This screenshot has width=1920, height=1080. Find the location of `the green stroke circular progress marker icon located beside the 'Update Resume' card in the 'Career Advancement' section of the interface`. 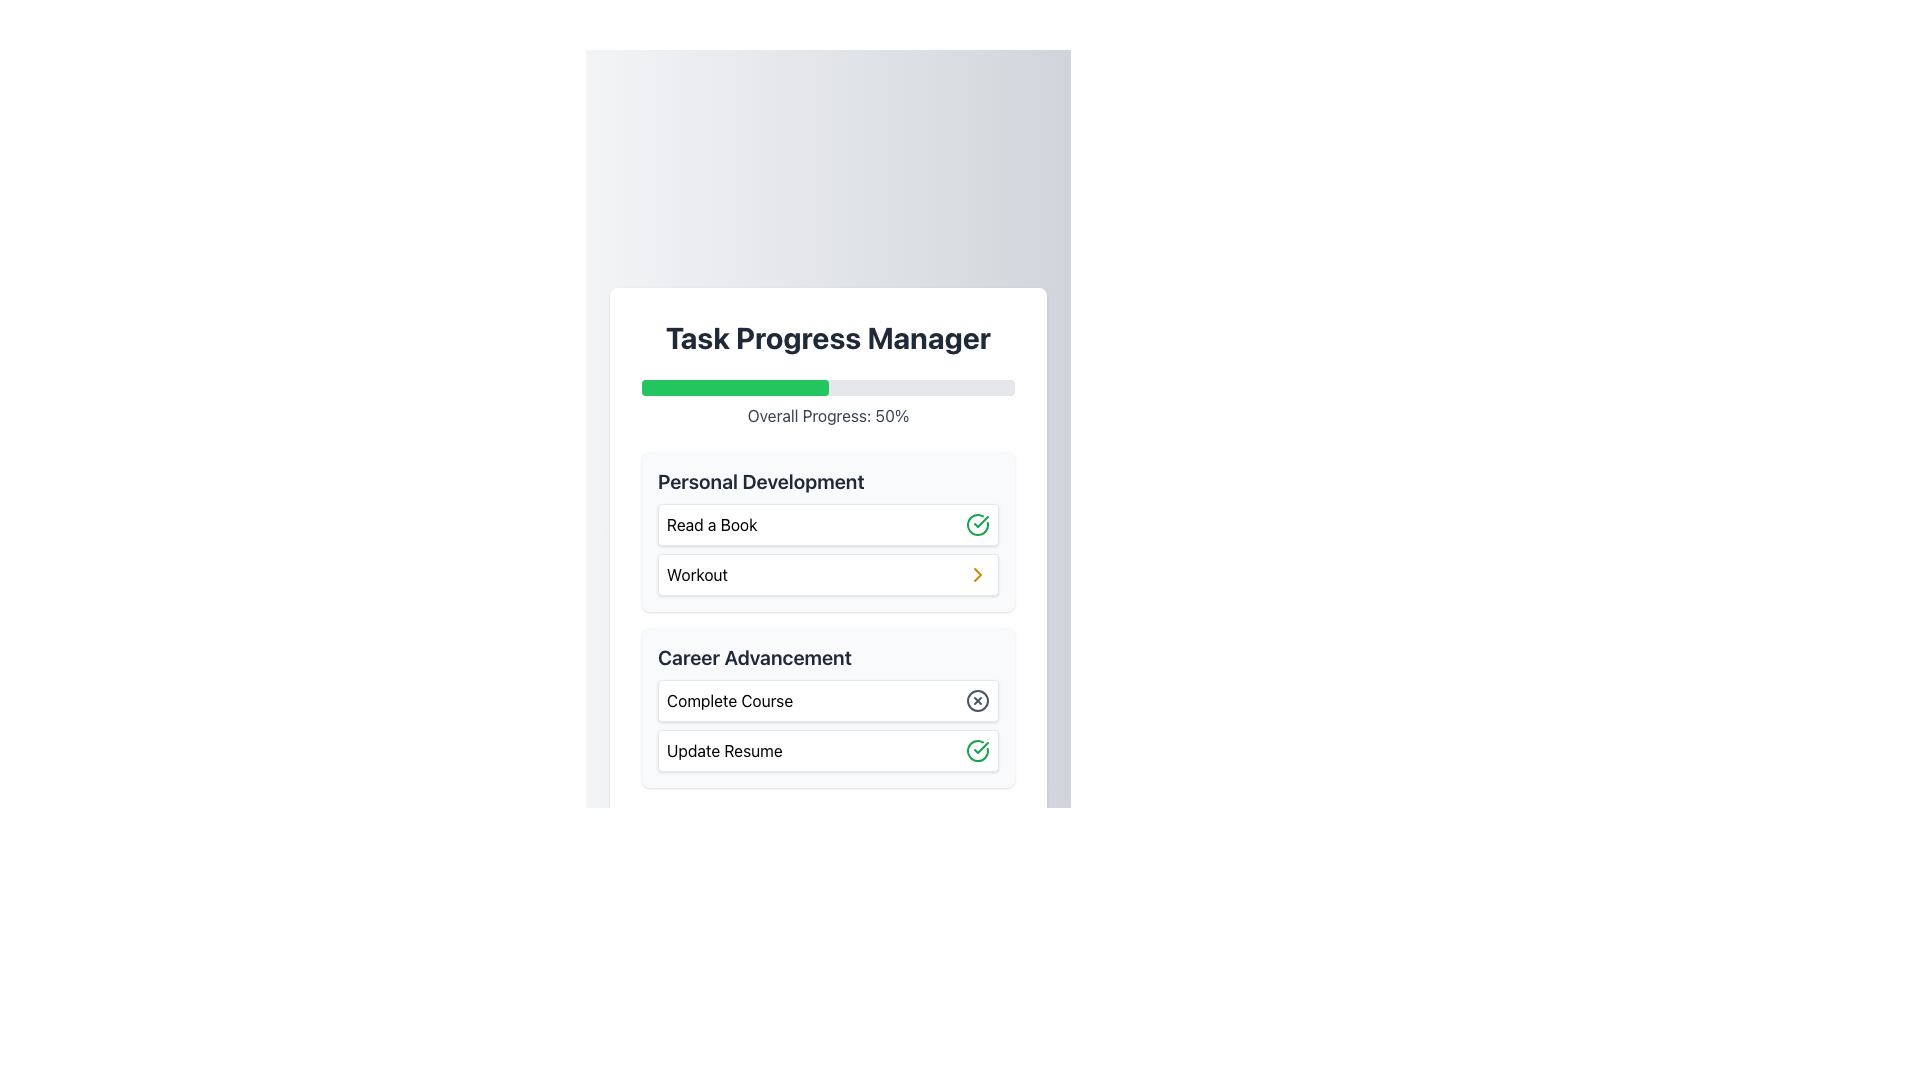

the green stroke circular progress marker icon located beside the 'Update Resume' card in the 'Career Advancement' section of the interface is located at coordinates (978, 523).